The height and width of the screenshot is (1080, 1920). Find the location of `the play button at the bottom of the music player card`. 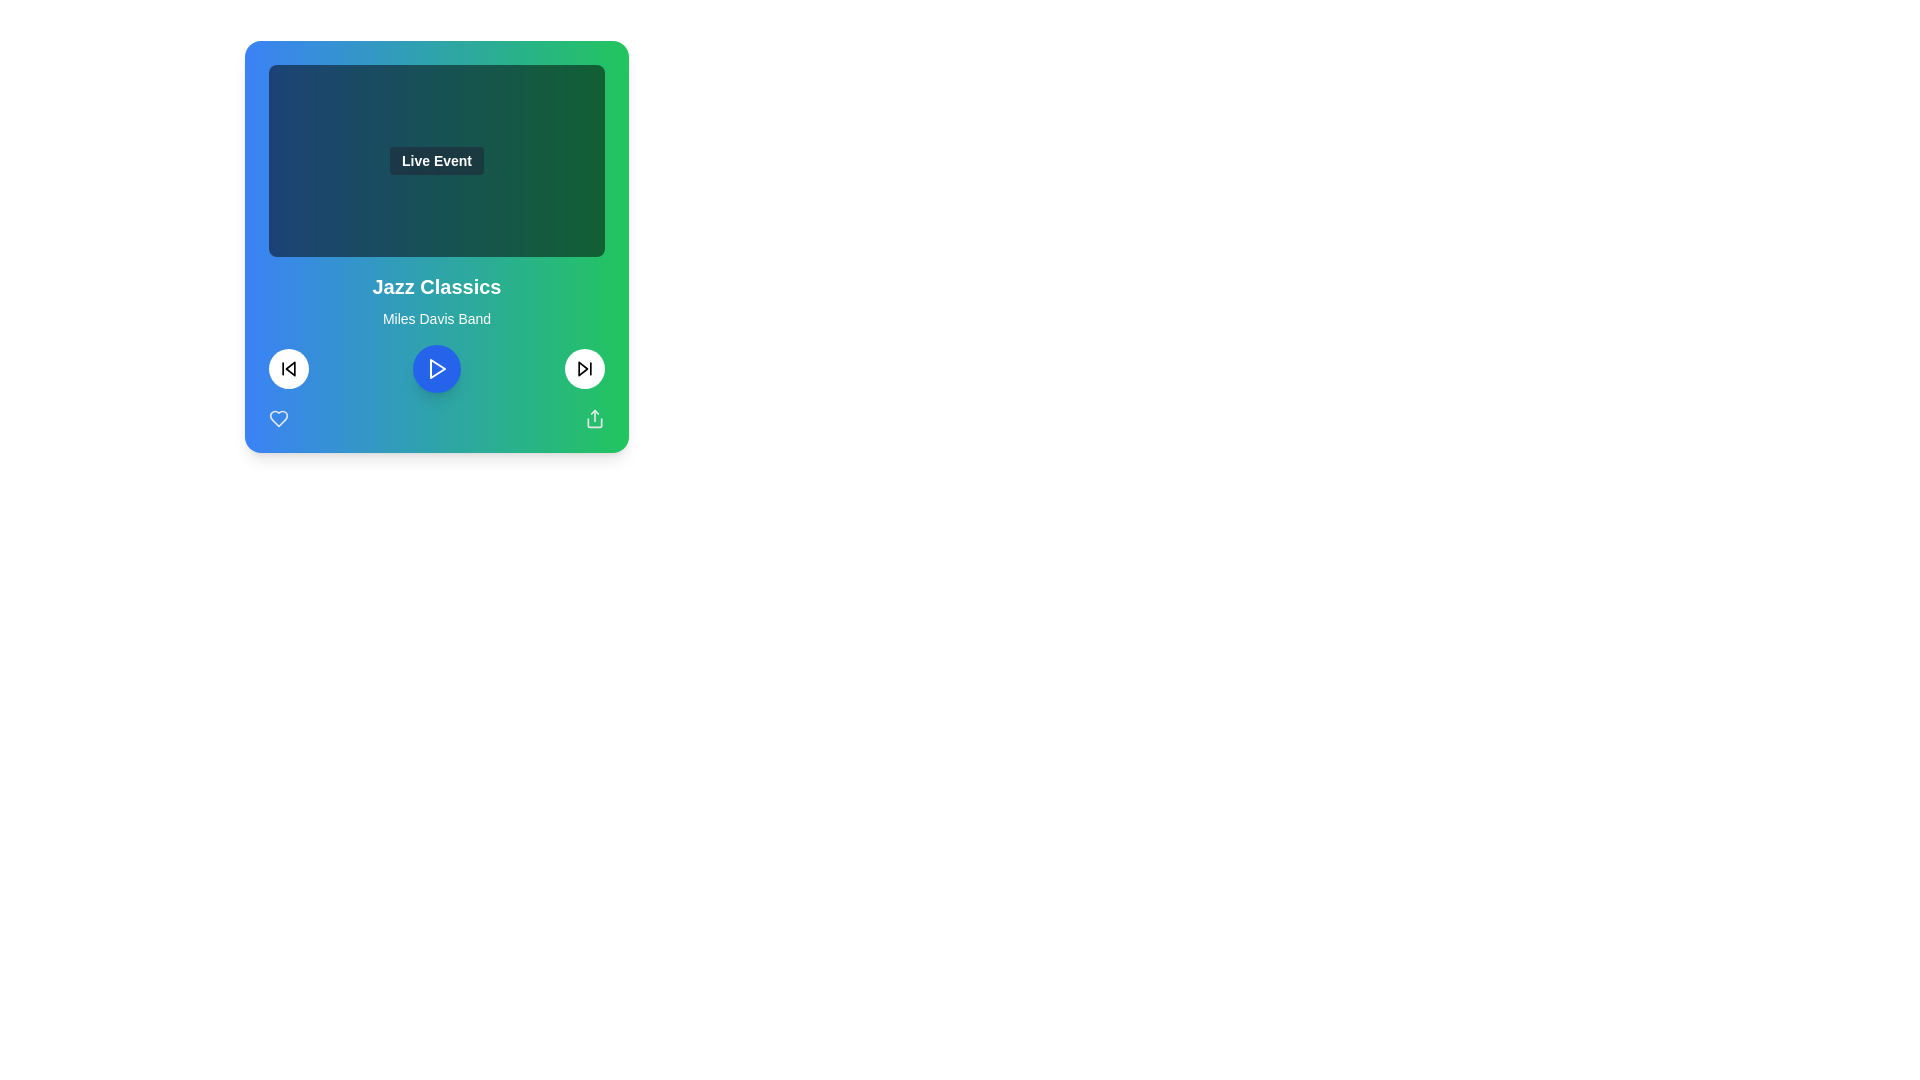

the play button at the bottom of the music player card is located at coordinates (435, 369).